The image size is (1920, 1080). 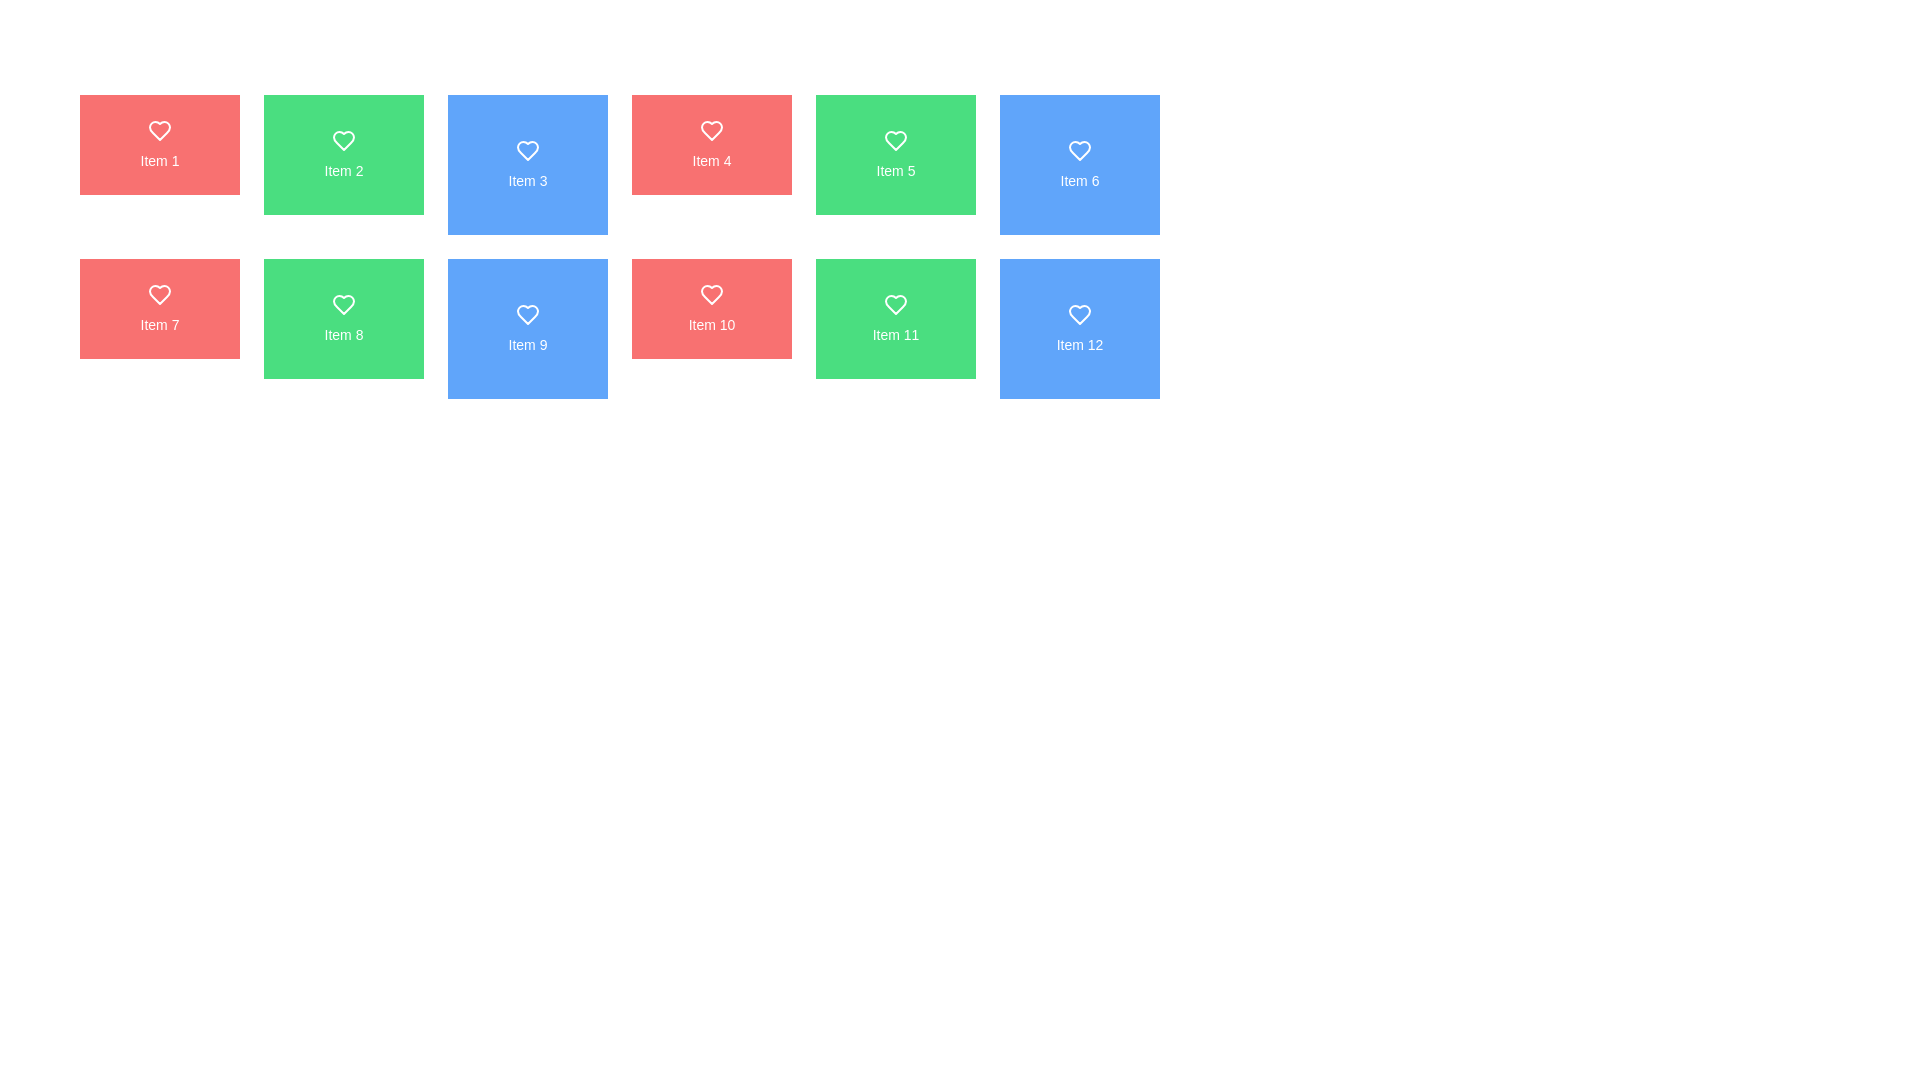 I want to click on the Rectangular clickable component labeled 'Item 3', so click(x=528, y=164).